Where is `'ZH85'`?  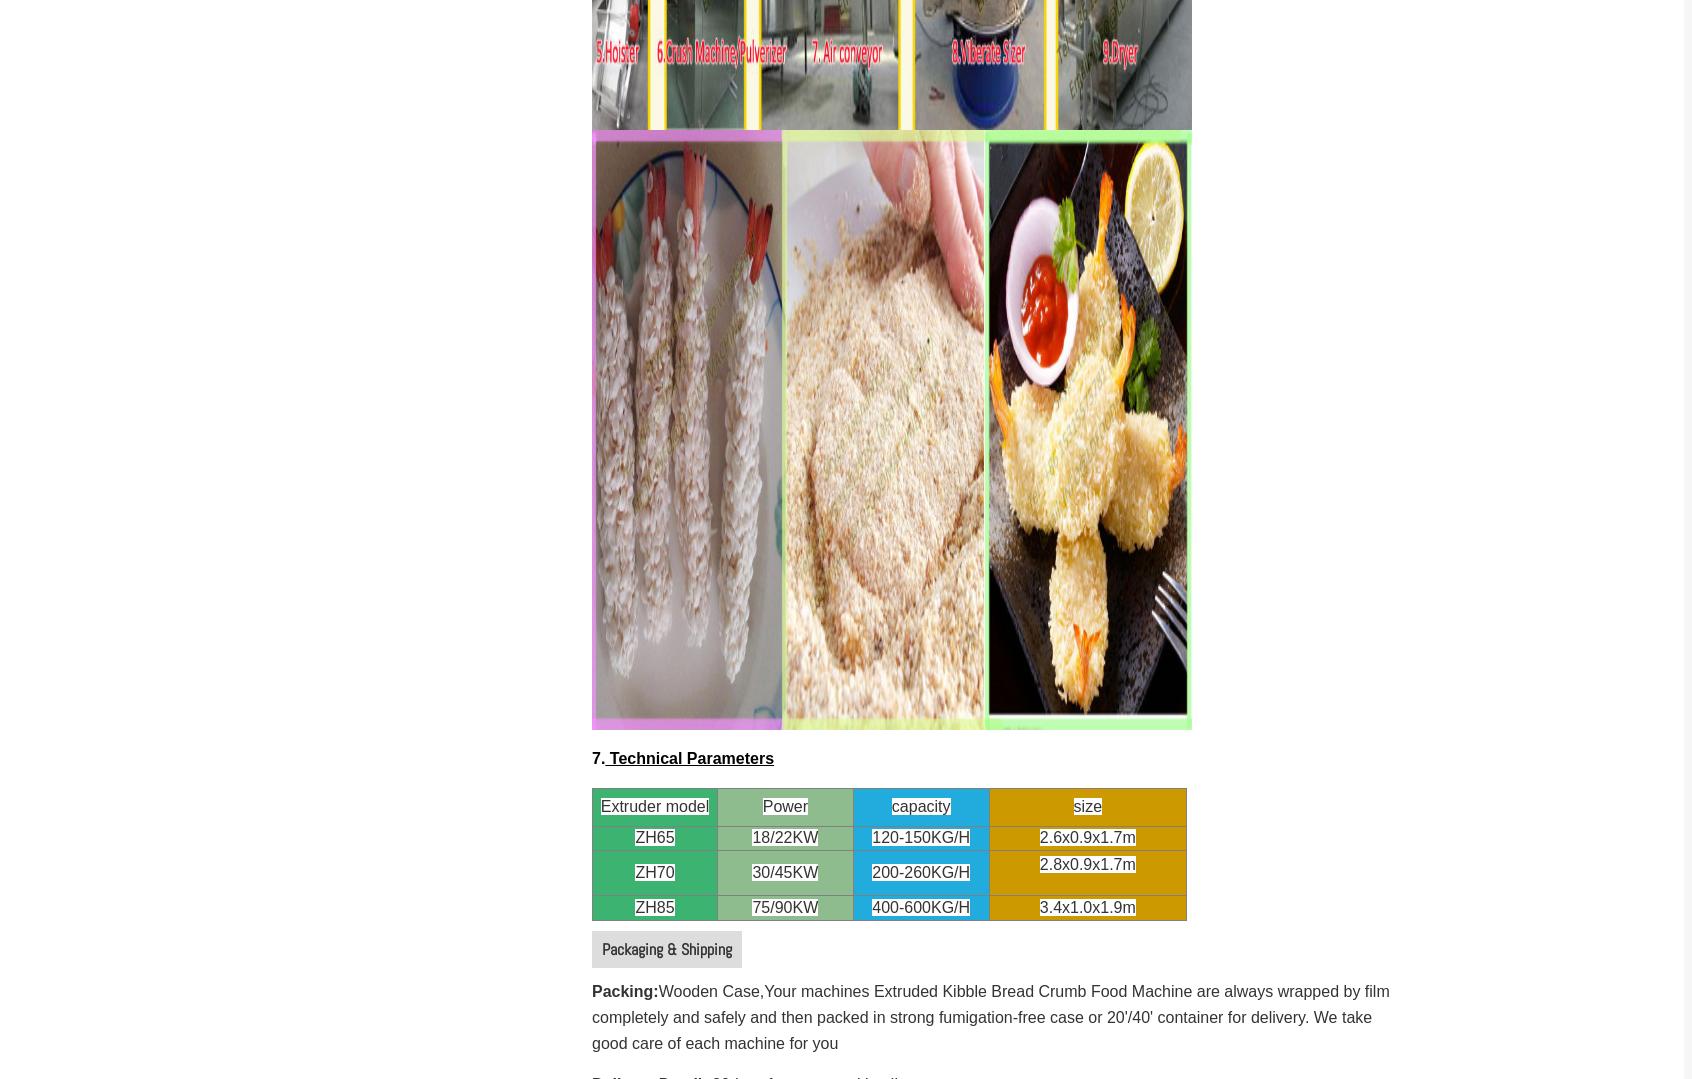
'ZH85' is located at coordinates (654, 906).